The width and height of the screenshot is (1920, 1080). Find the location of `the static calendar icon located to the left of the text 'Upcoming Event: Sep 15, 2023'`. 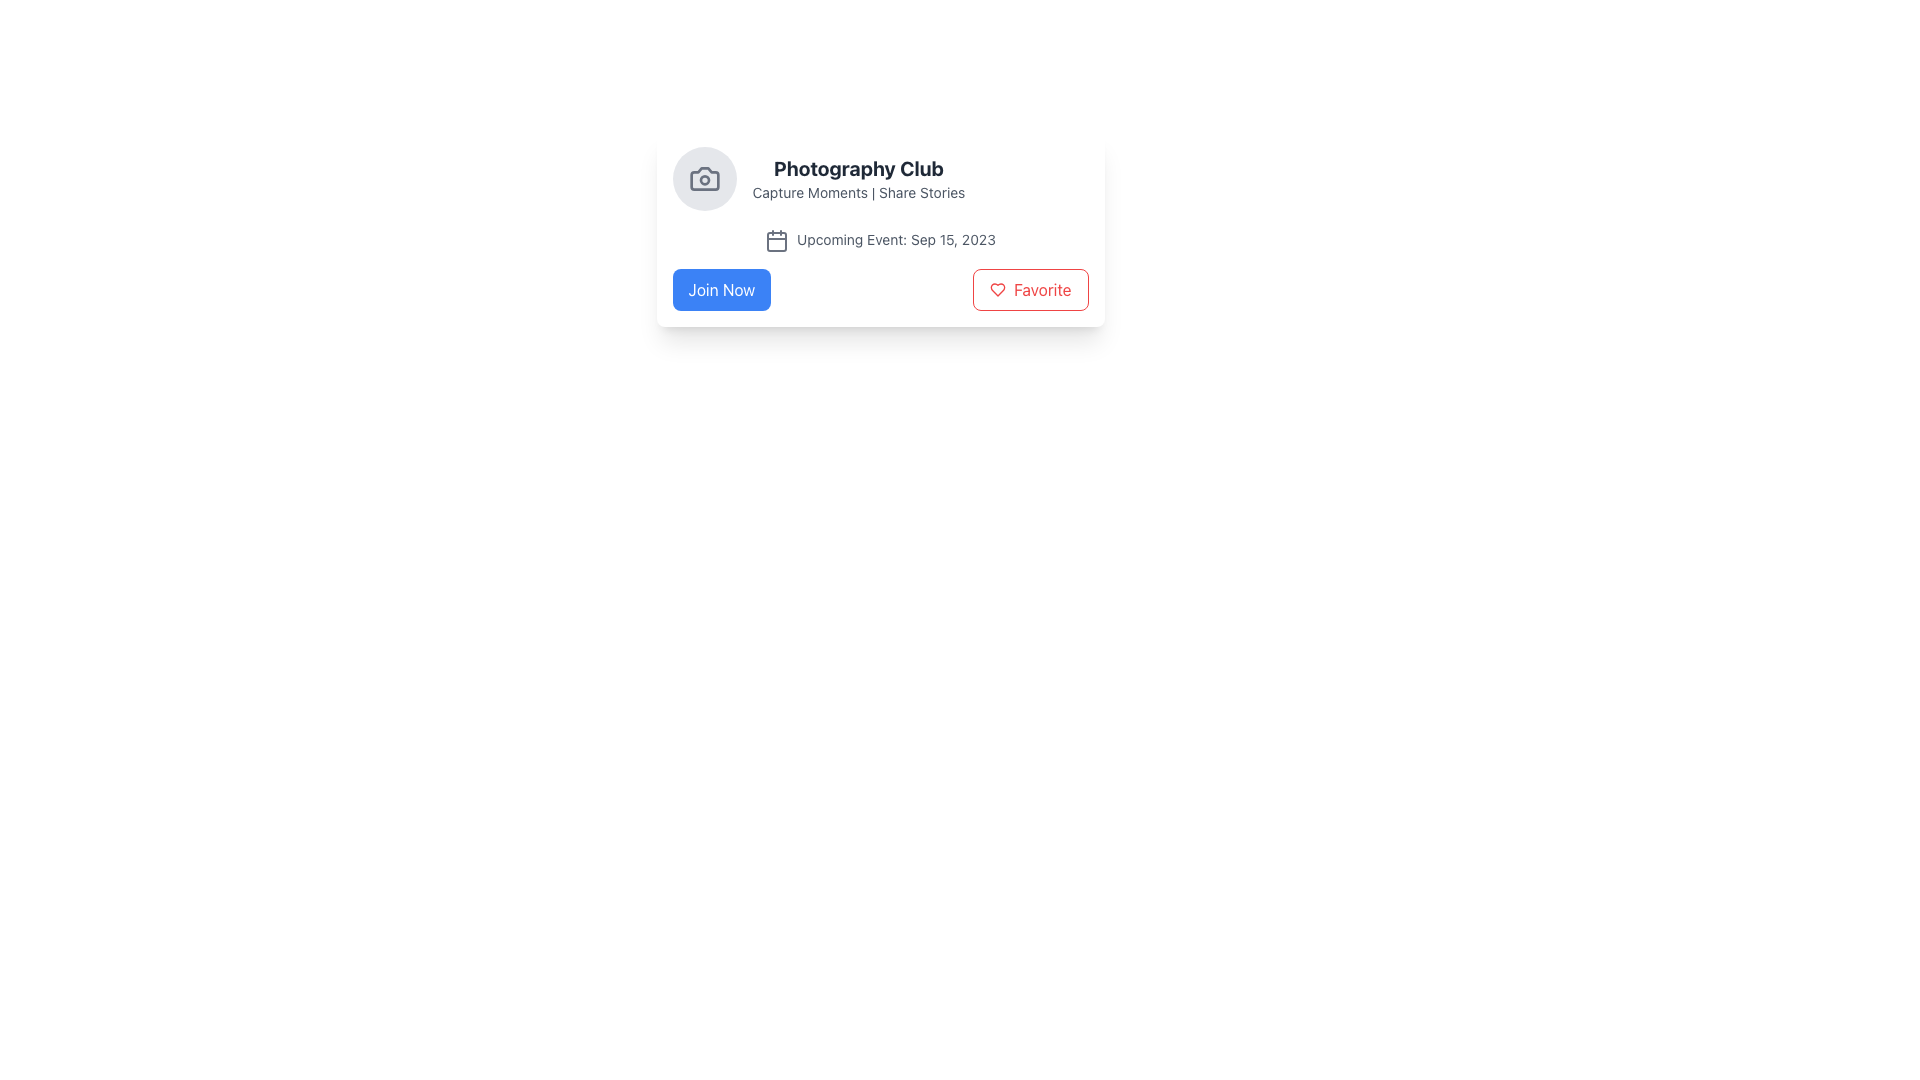

the static calendar icon located to the left of the text 'Upcoming Event: Sep 15, 2023' is located at coordinates (776, 239).